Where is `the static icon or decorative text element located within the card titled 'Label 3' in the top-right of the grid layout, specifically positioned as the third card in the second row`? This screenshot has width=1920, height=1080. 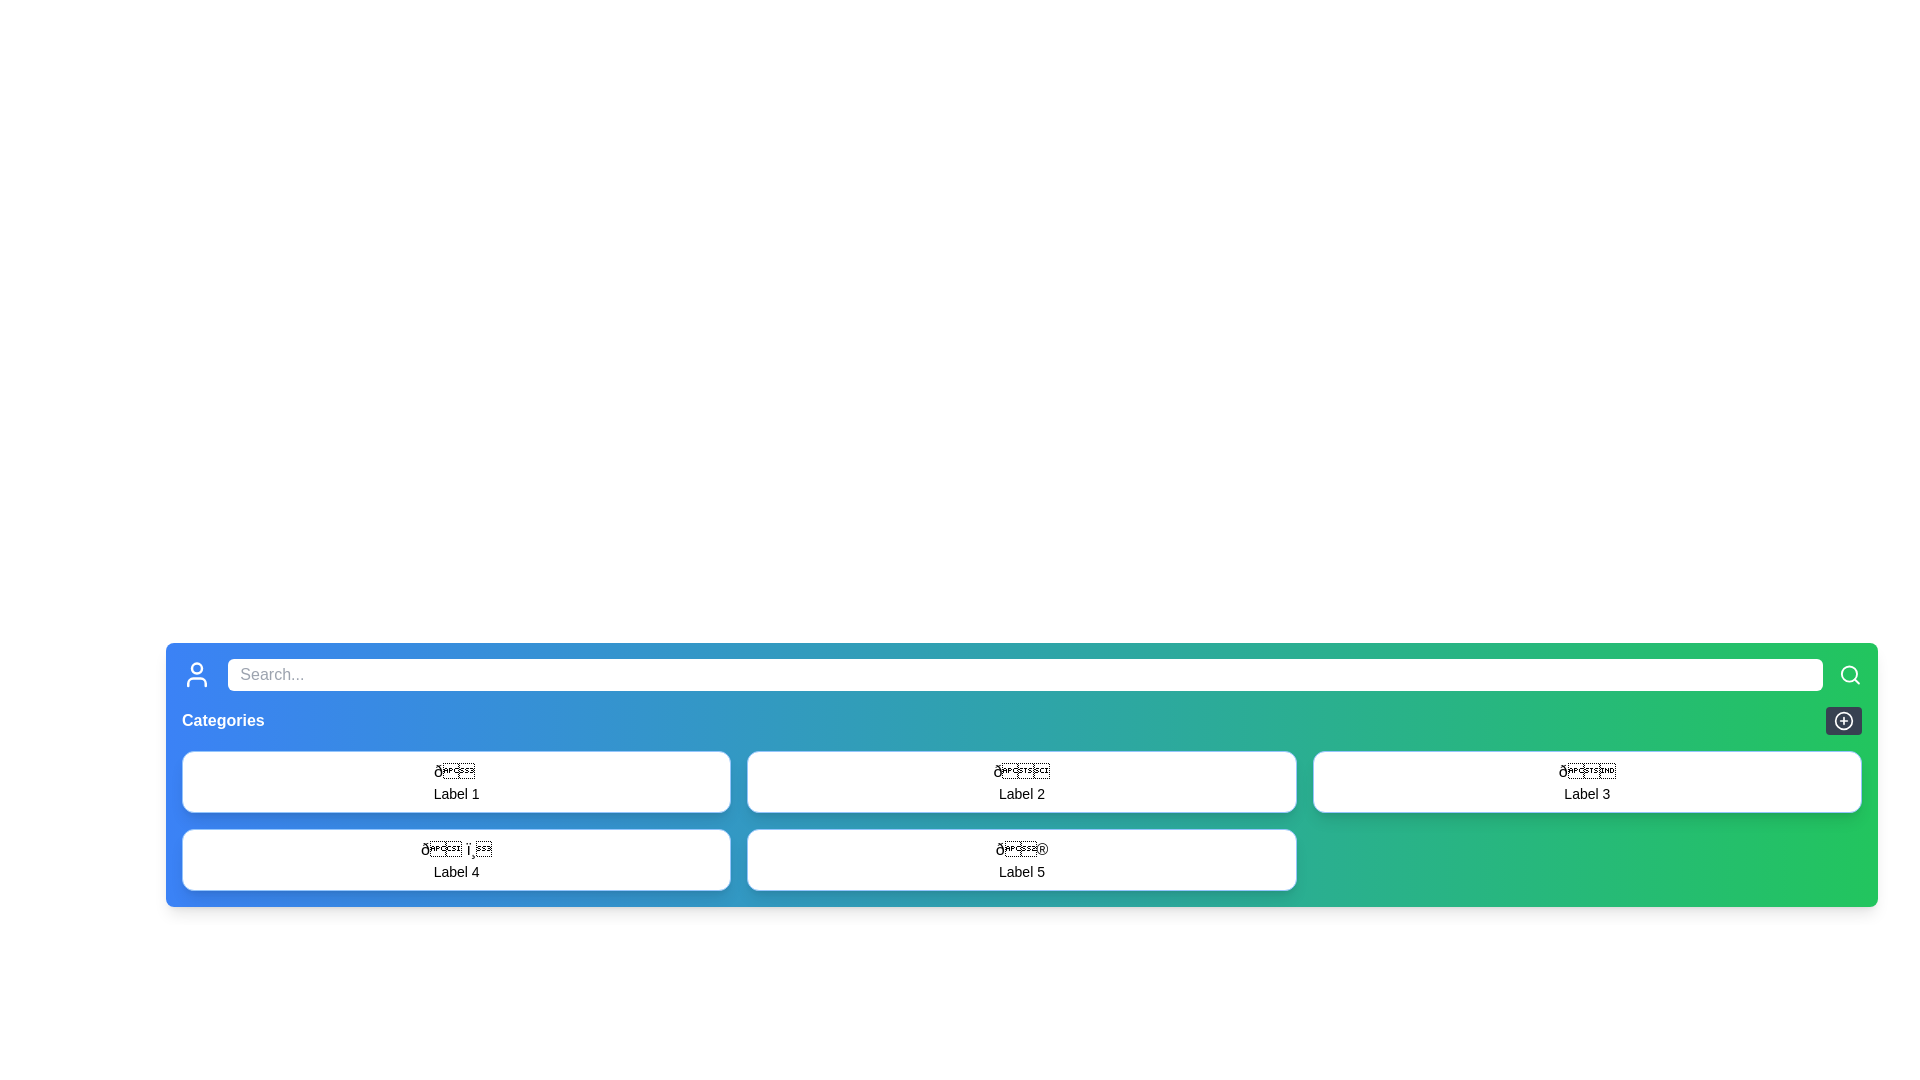
the static icon or decorative text element located within the card titled 'Label 3' in the top-right of the grid layout, specifically positioned as the third card in the second row is located at coordinates (1586, 770).